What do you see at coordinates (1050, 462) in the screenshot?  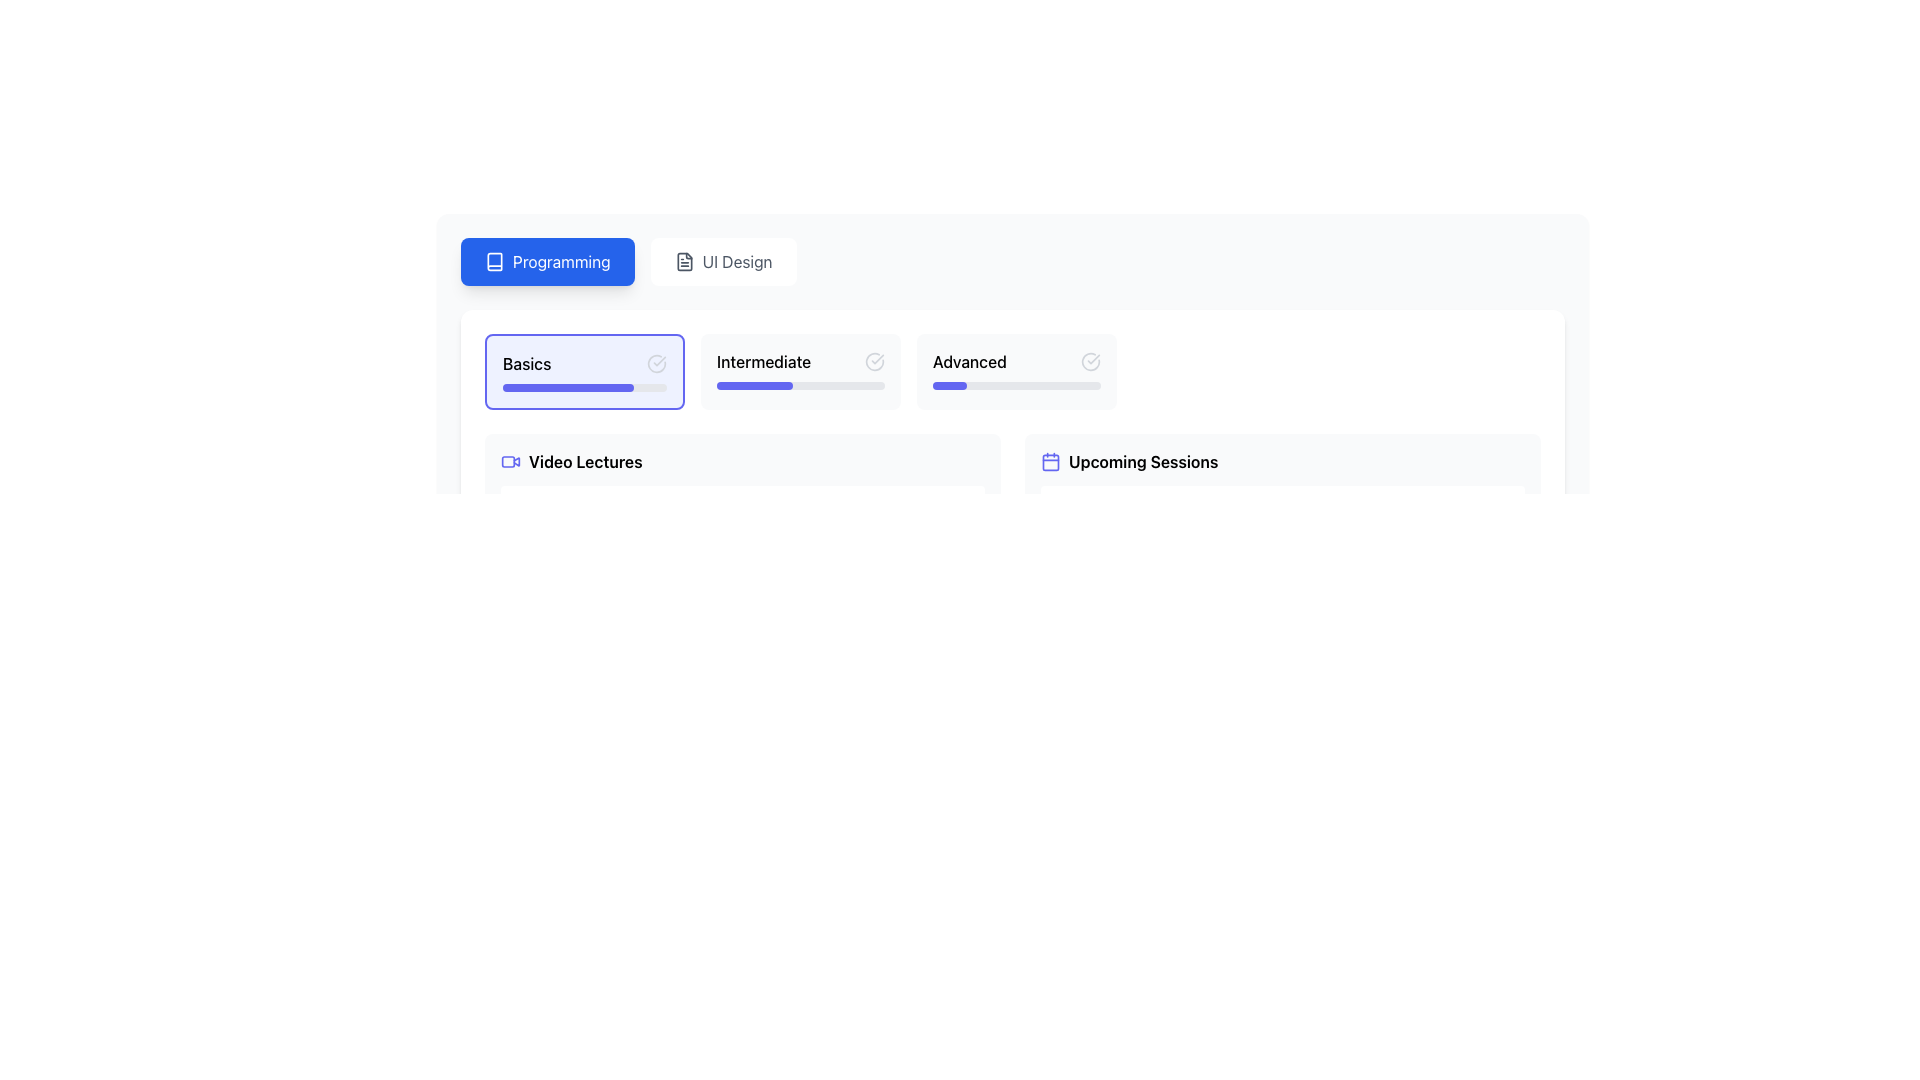 I see `the SVG rectangle within the 'calendar' icon to open the linked feature associated with 'Upcoming Sessions'` at bounding box center [1050, 462].